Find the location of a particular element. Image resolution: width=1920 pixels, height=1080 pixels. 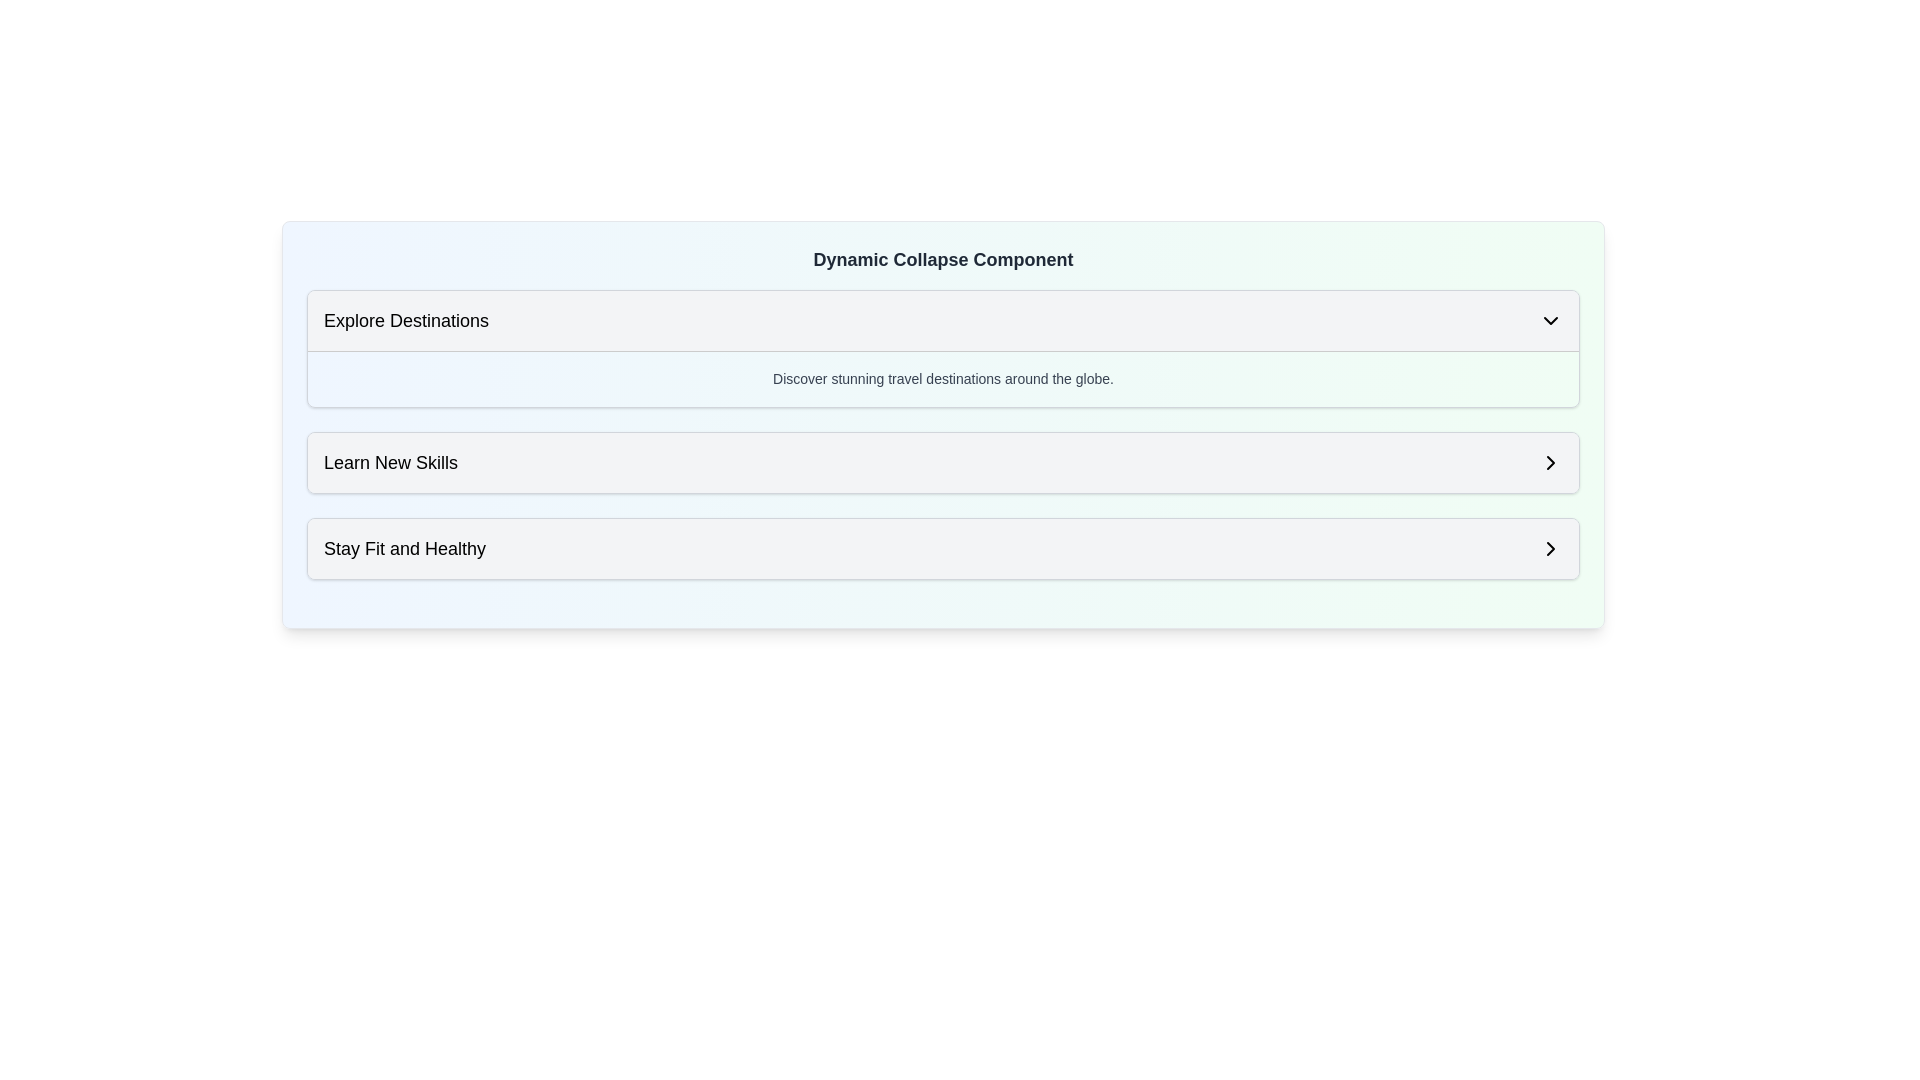

the chevron icon located on the right side of the 'Stay Fit and Healthy' section is located at coordinates (1549, 548).